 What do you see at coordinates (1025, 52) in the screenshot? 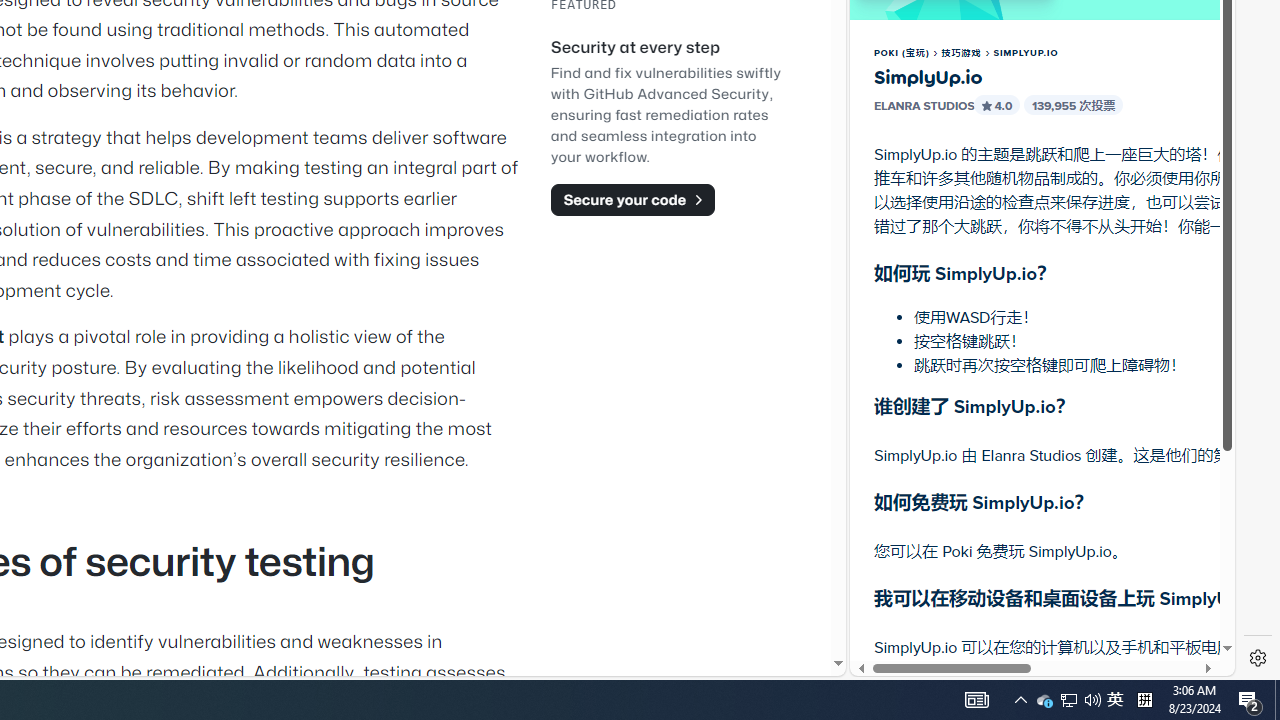
I see `'SIMPLYUP.IO'` at bounding box center [1025, 52].